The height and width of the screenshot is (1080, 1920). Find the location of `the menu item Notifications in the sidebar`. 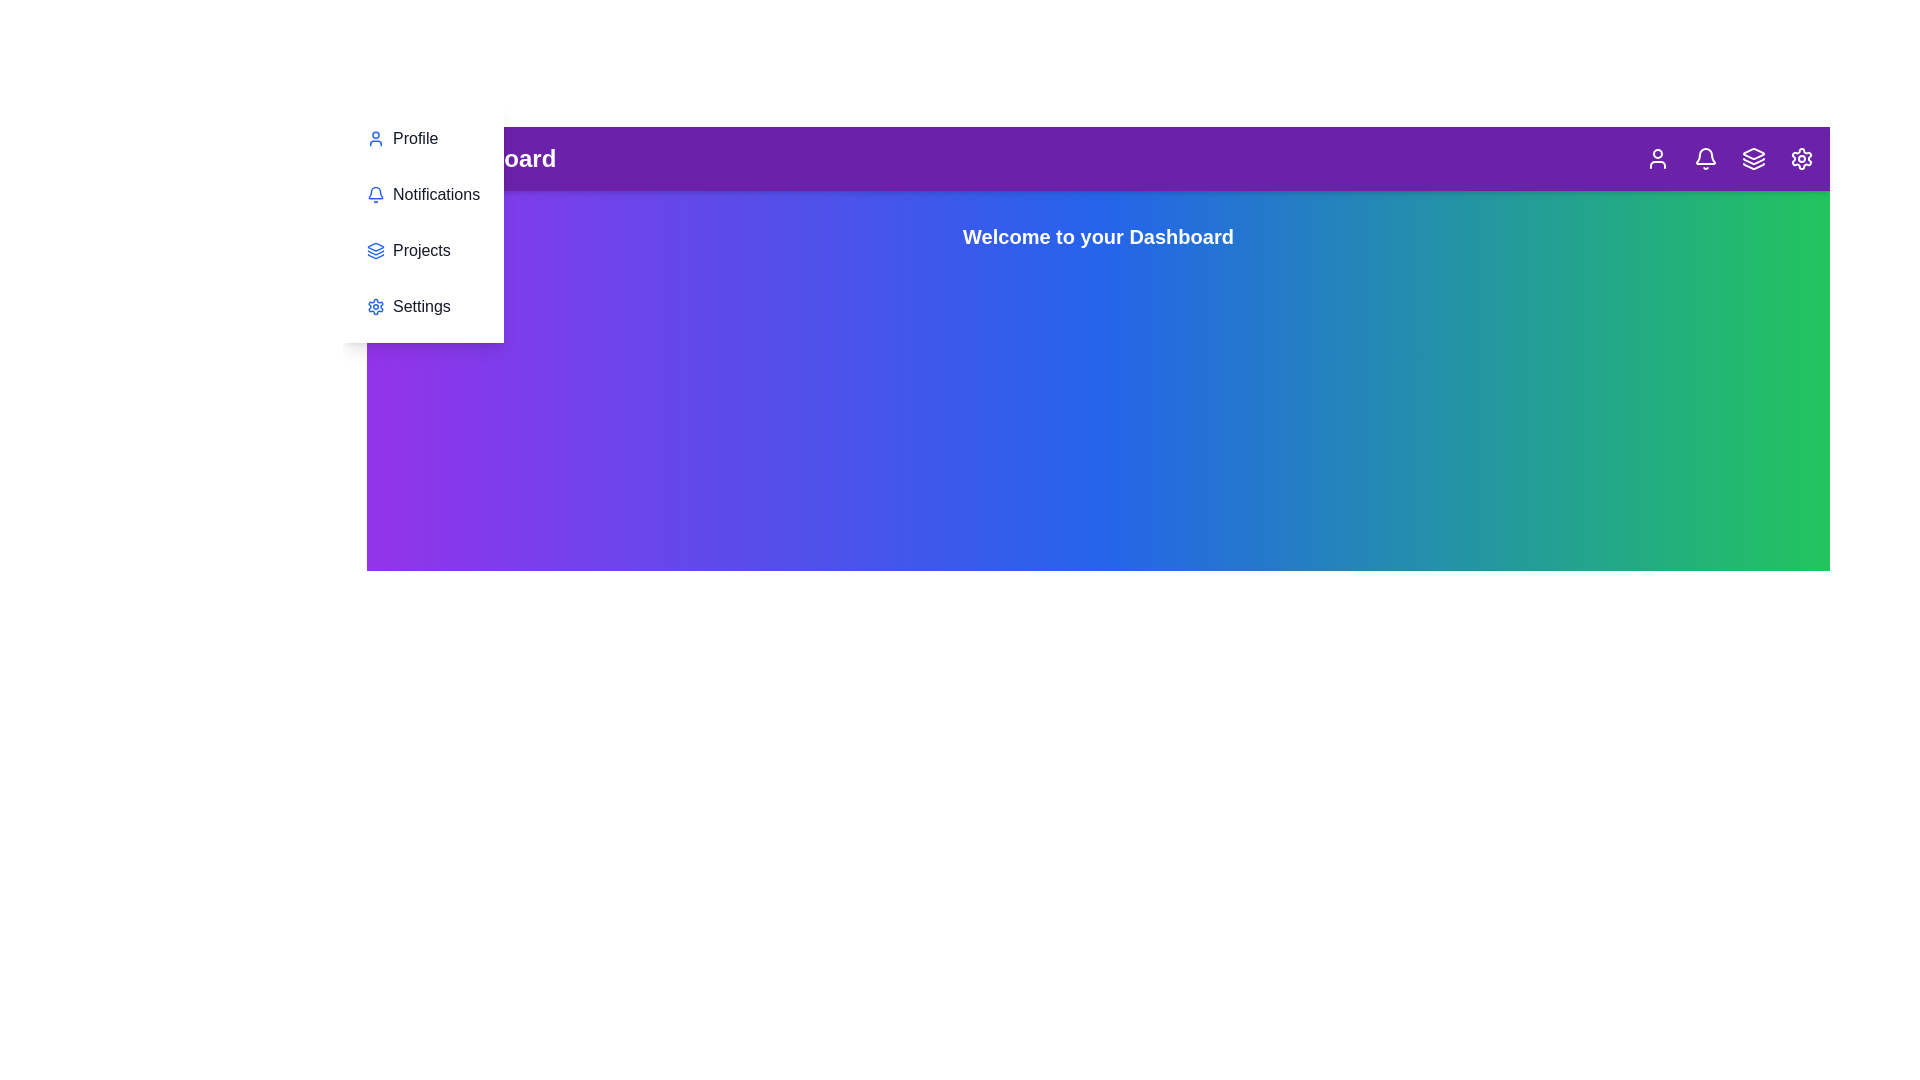

the menu item Notifications in the sidebar is located at coordinates (421, 195).